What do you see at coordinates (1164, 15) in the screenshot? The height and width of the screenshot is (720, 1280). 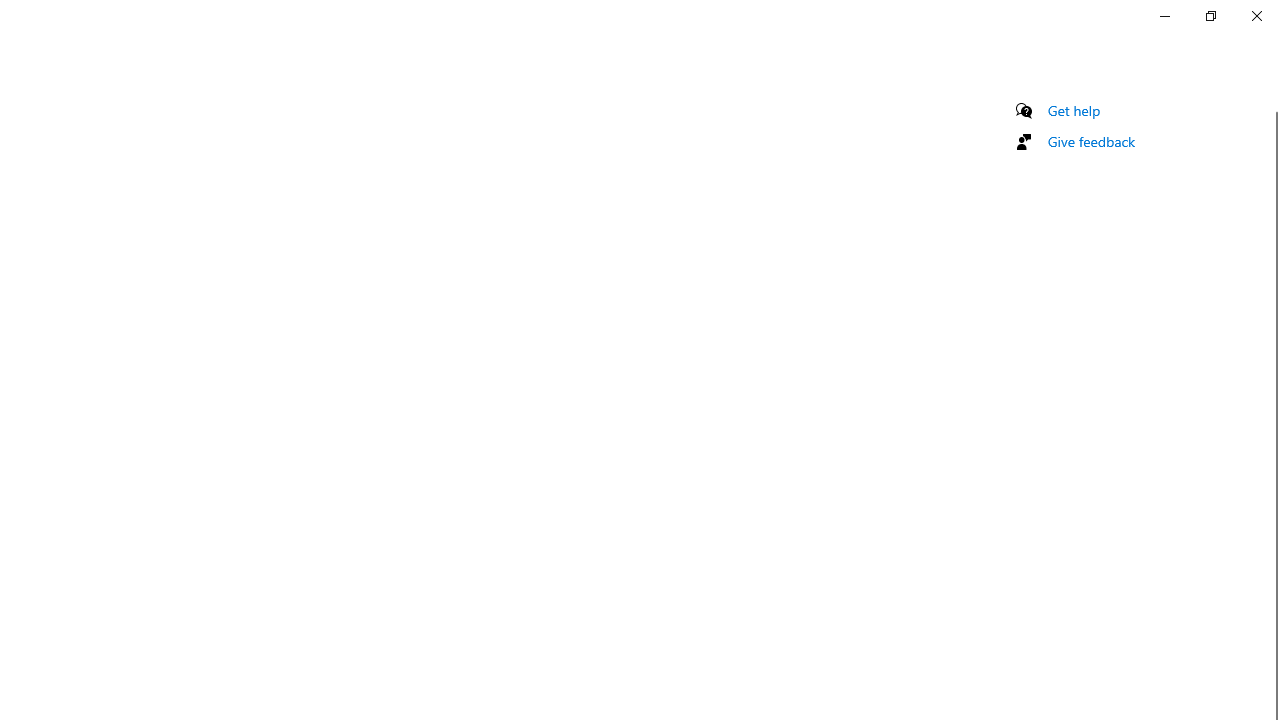 I see `'Minimize Settings'` at bounding box center [1164, 15].